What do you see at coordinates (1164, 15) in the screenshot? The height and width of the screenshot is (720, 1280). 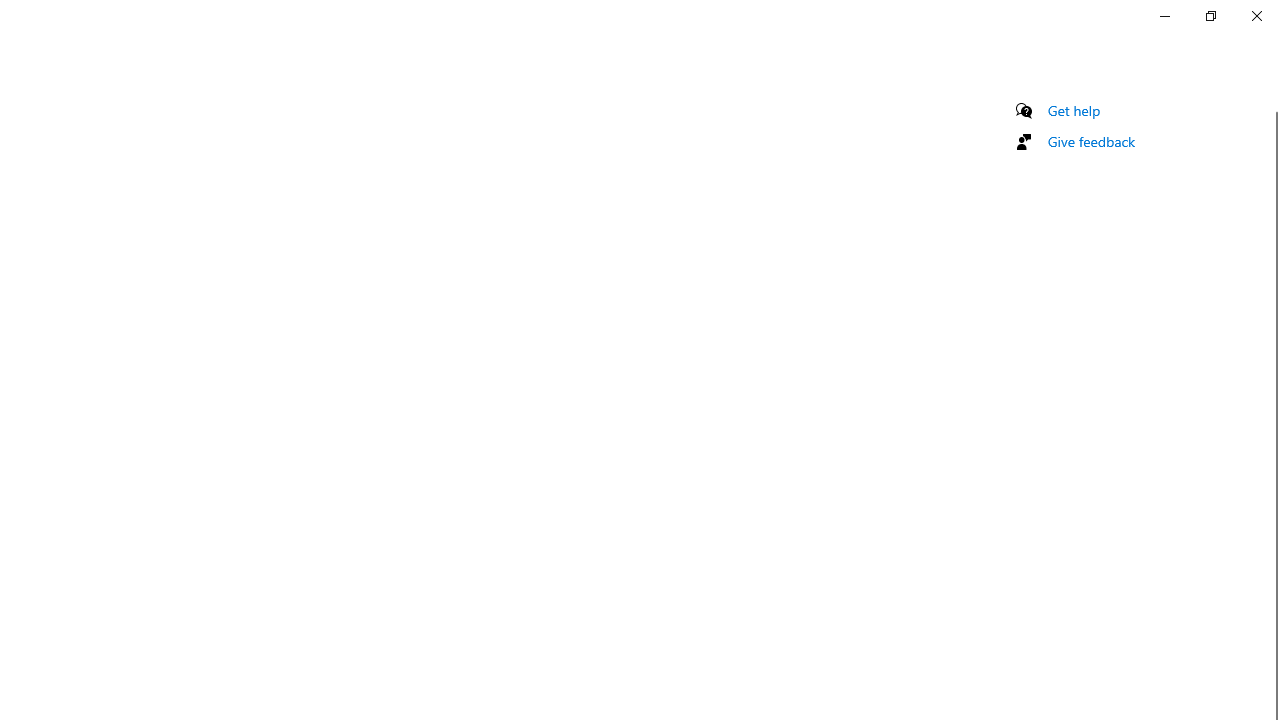 I see `'Minimize Settings'` at bounding box center [1164, 15].